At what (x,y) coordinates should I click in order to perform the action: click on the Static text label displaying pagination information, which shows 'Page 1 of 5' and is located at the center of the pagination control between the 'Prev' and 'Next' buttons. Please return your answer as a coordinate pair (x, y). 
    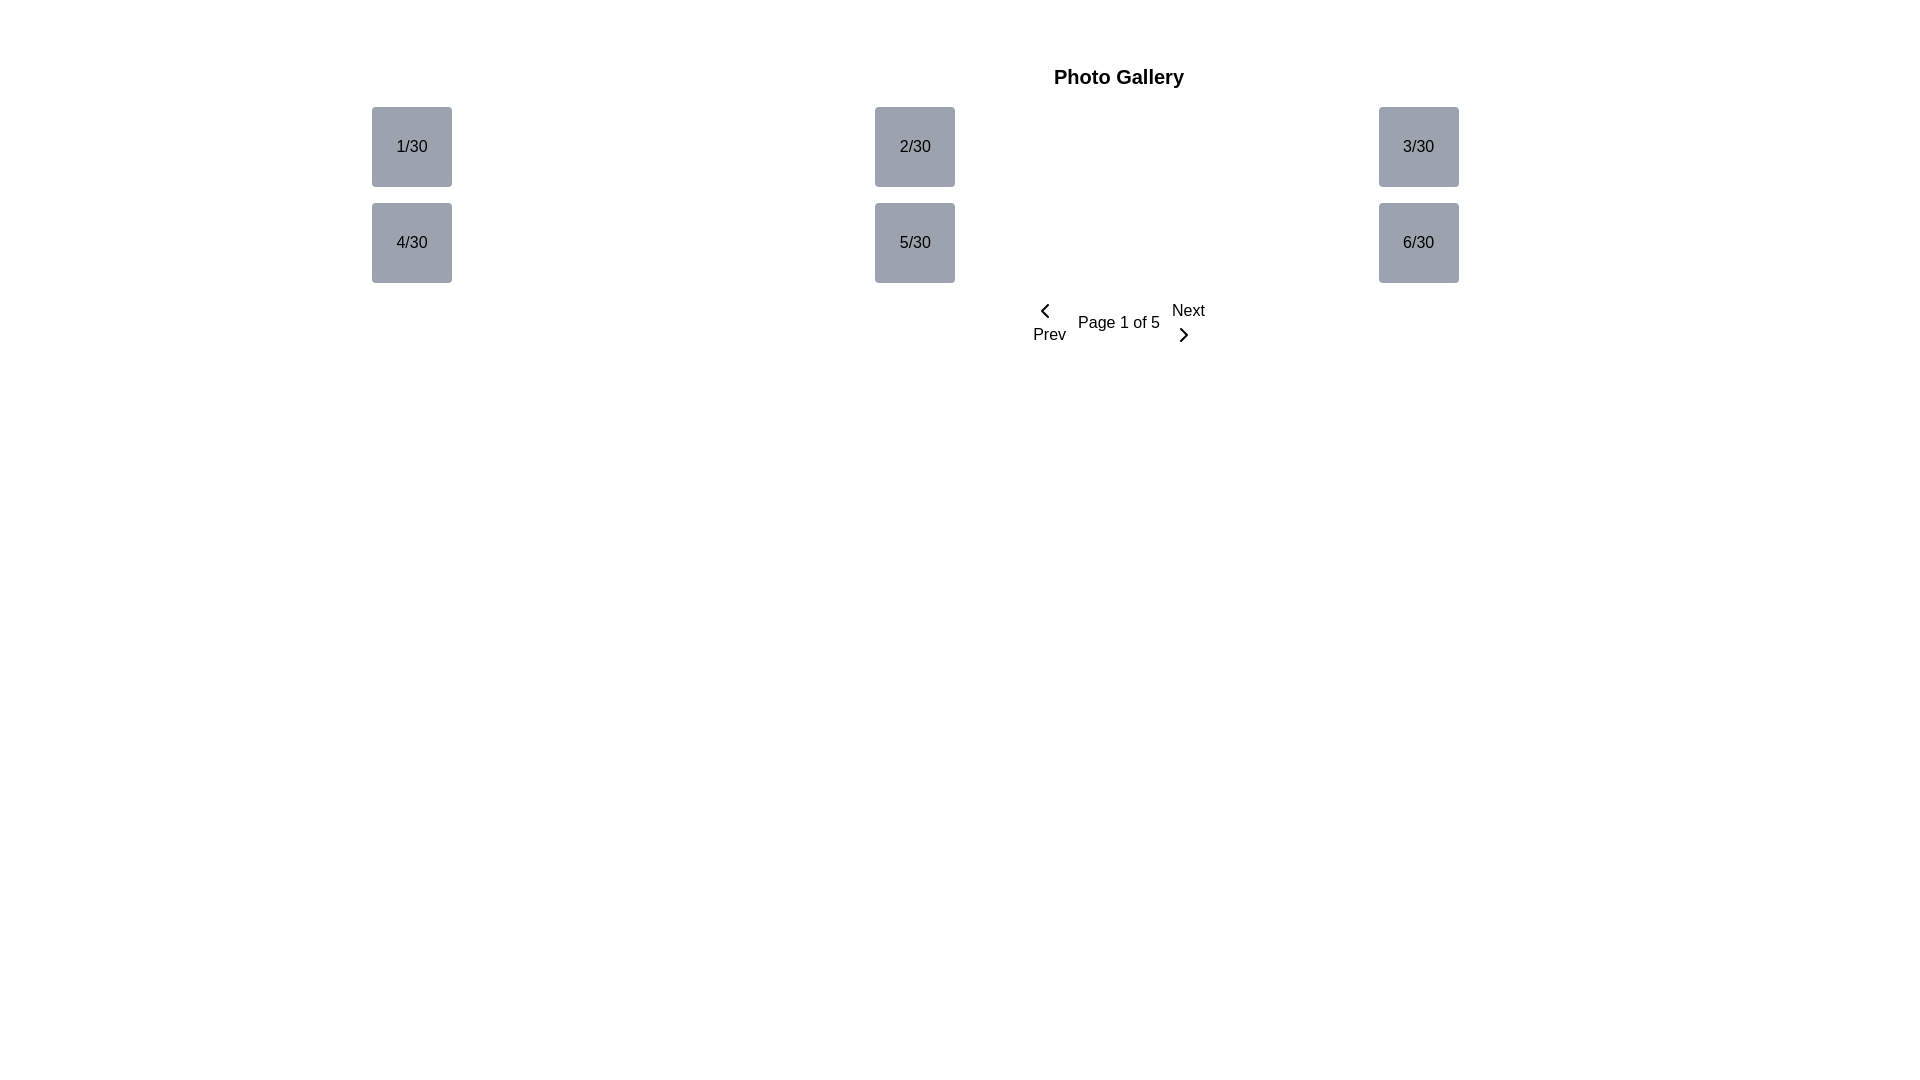
    Looking at the image, I should click on (1117, 322).